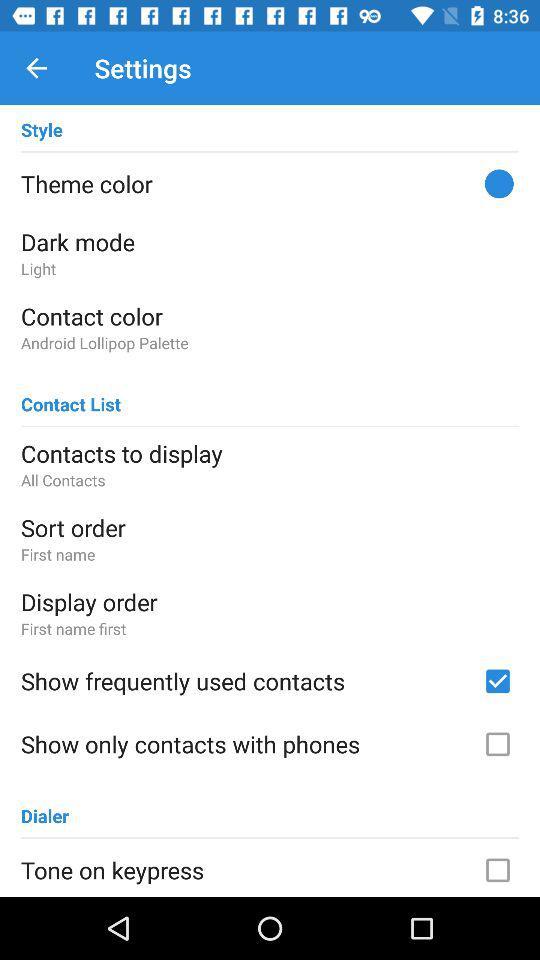 This screenshot has width=540, height=960. I want to click on the contact list on the left, so click(70, 394).